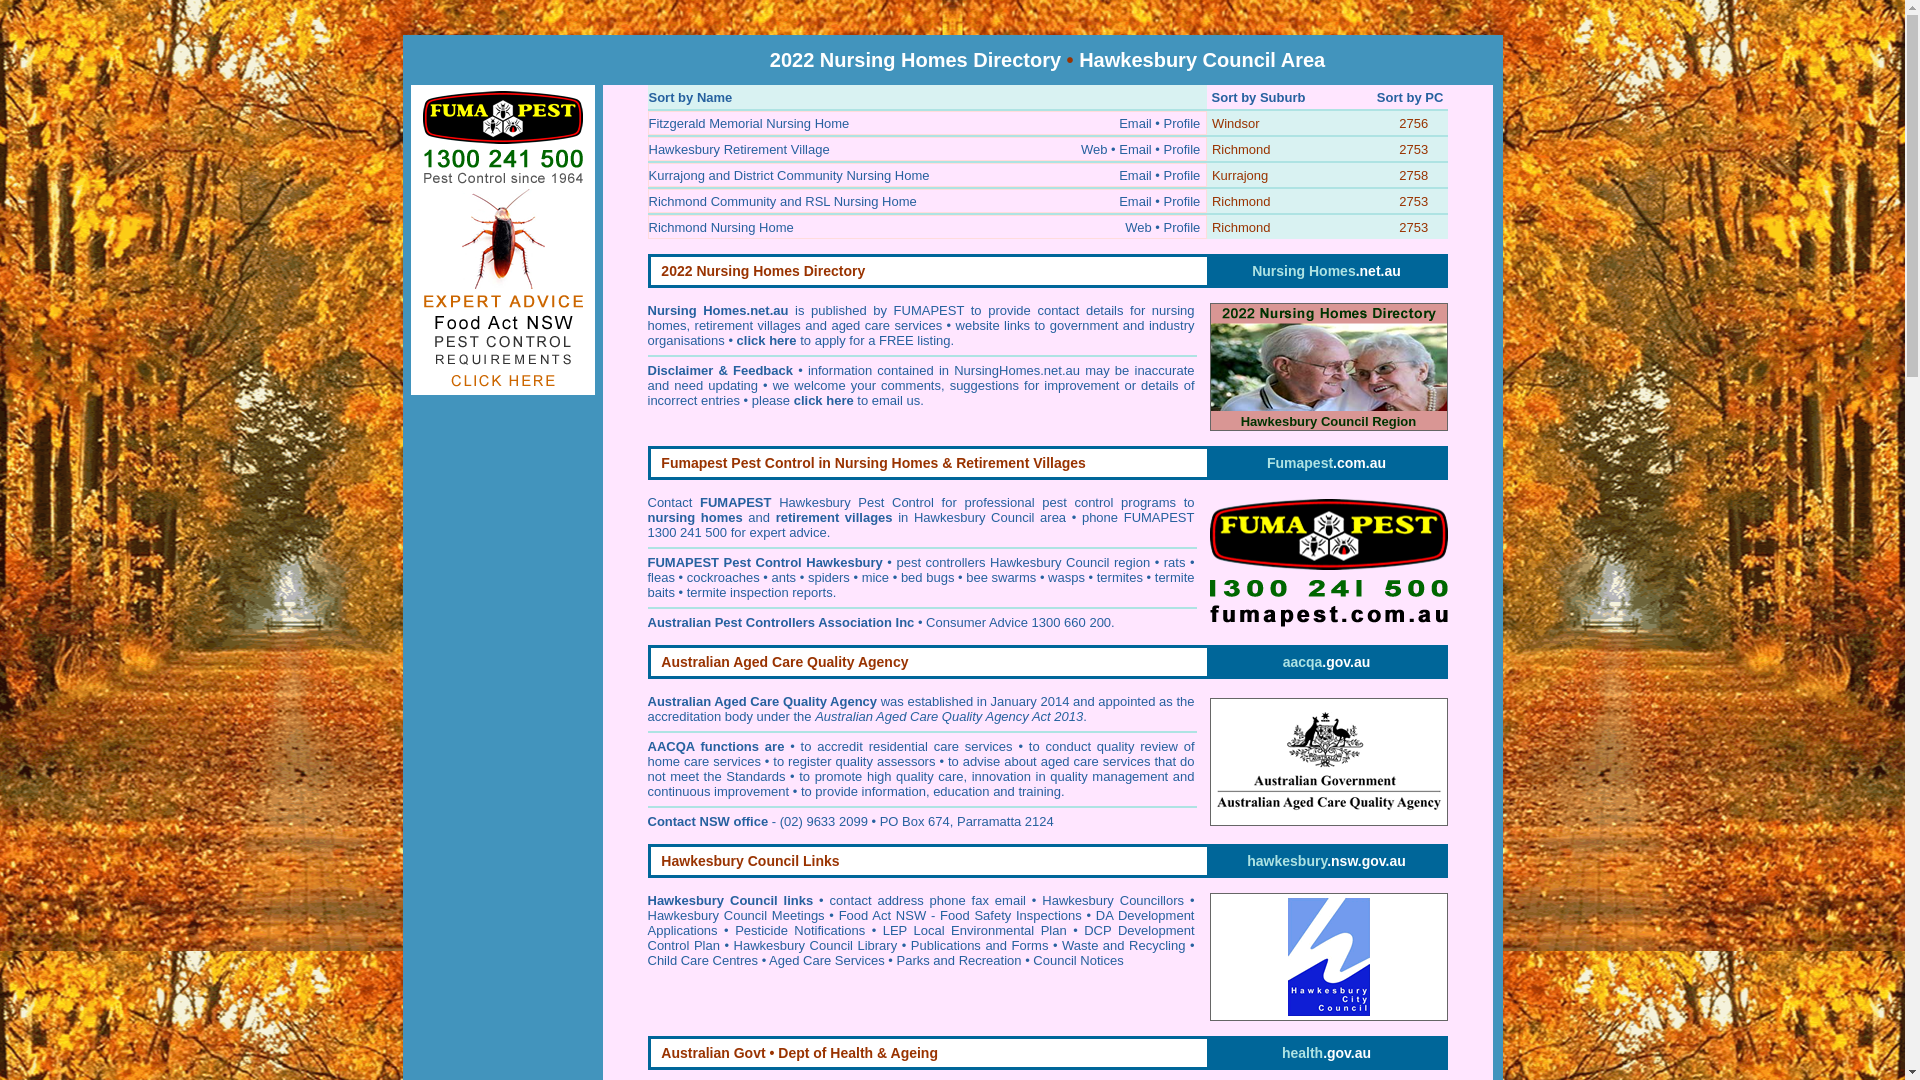  I want to click on 'Richmond', so click(1210, 201).